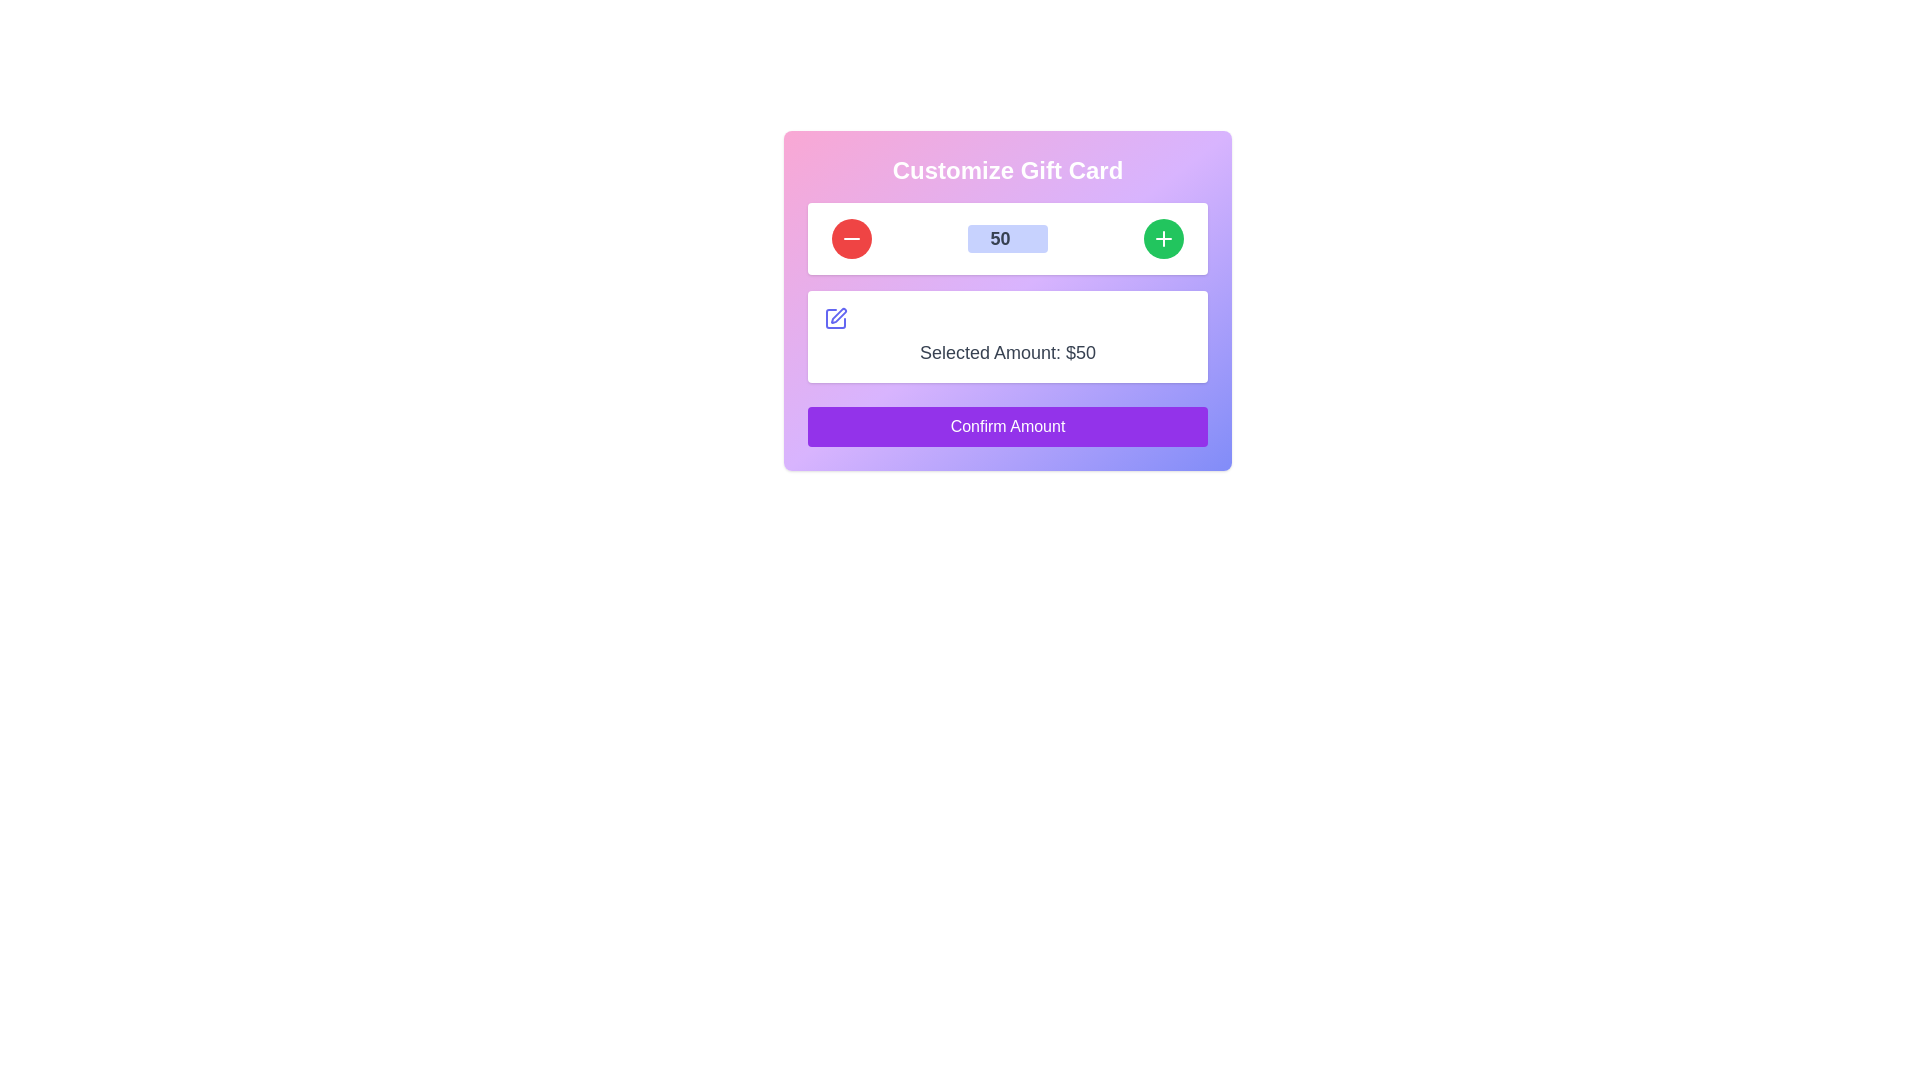 This screenshot has height=1080, width=1920. Describe the element at coordinates (1008, 426) in the screenshot. I see `the rectangular button labeled 'Confirm Amount' with a purple background and white text, located below the '$50' amount in the 'Customize Gift Card' section` at that location.